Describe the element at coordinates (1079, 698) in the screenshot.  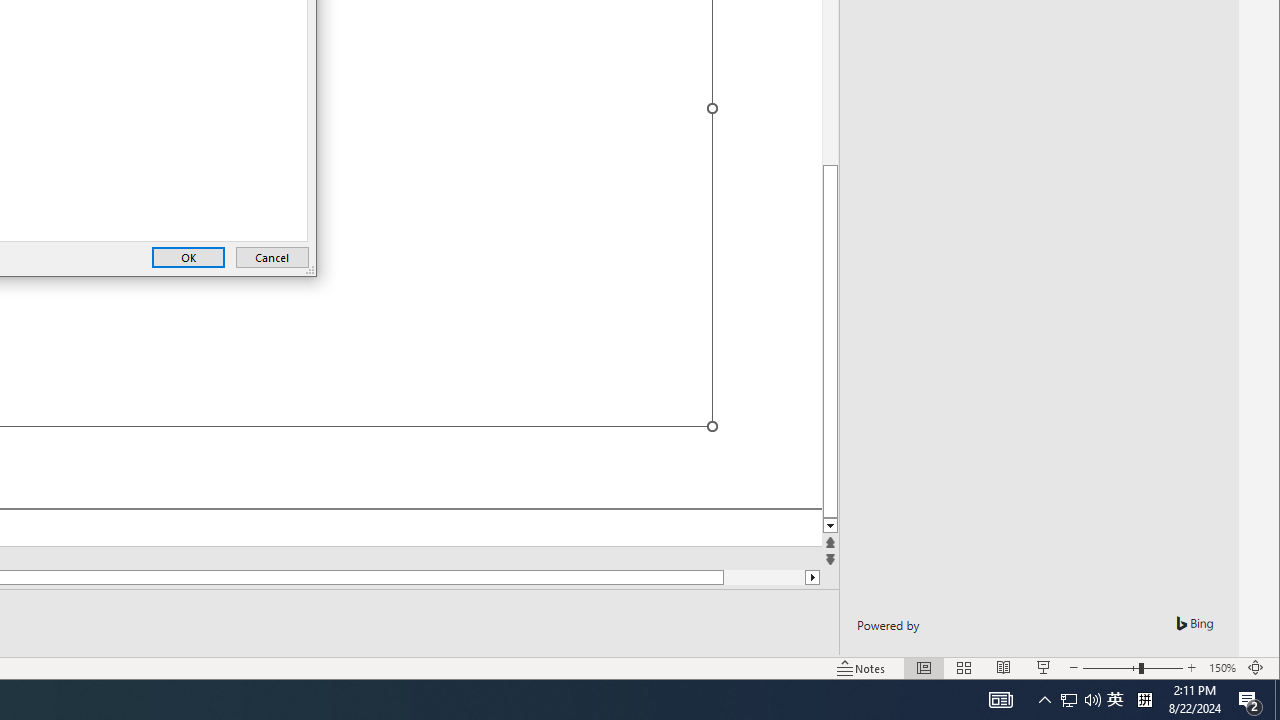
I see `'User Promoted Notification Area'` at that location.